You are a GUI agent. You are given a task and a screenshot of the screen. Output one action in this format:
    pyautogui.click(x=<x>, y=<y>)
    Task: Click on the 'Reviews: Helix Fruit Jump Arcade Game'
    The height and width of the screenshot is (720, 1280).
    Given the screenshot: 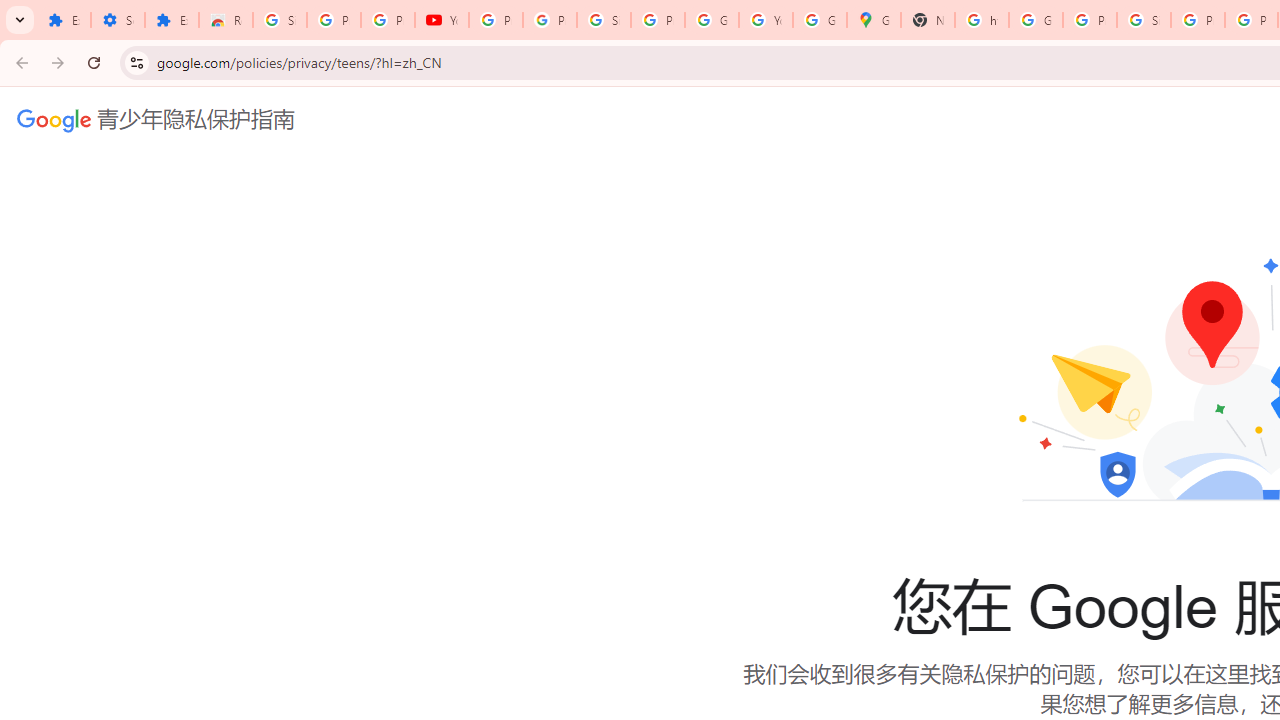 What is the action you would take?
    pyautogui.click(x=225, y=20)
    